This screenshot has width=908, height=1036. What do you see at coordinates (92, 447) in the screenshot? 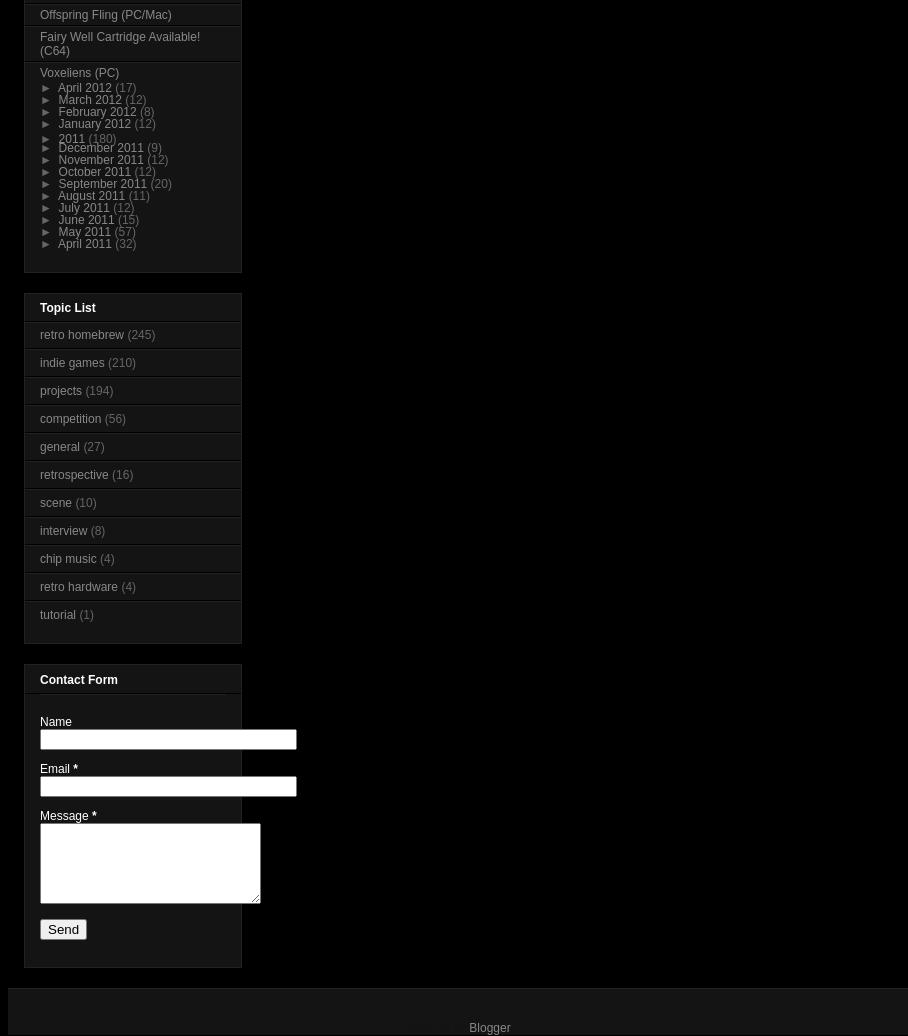
I see `'(27)'` at bounding box center [92, 447].